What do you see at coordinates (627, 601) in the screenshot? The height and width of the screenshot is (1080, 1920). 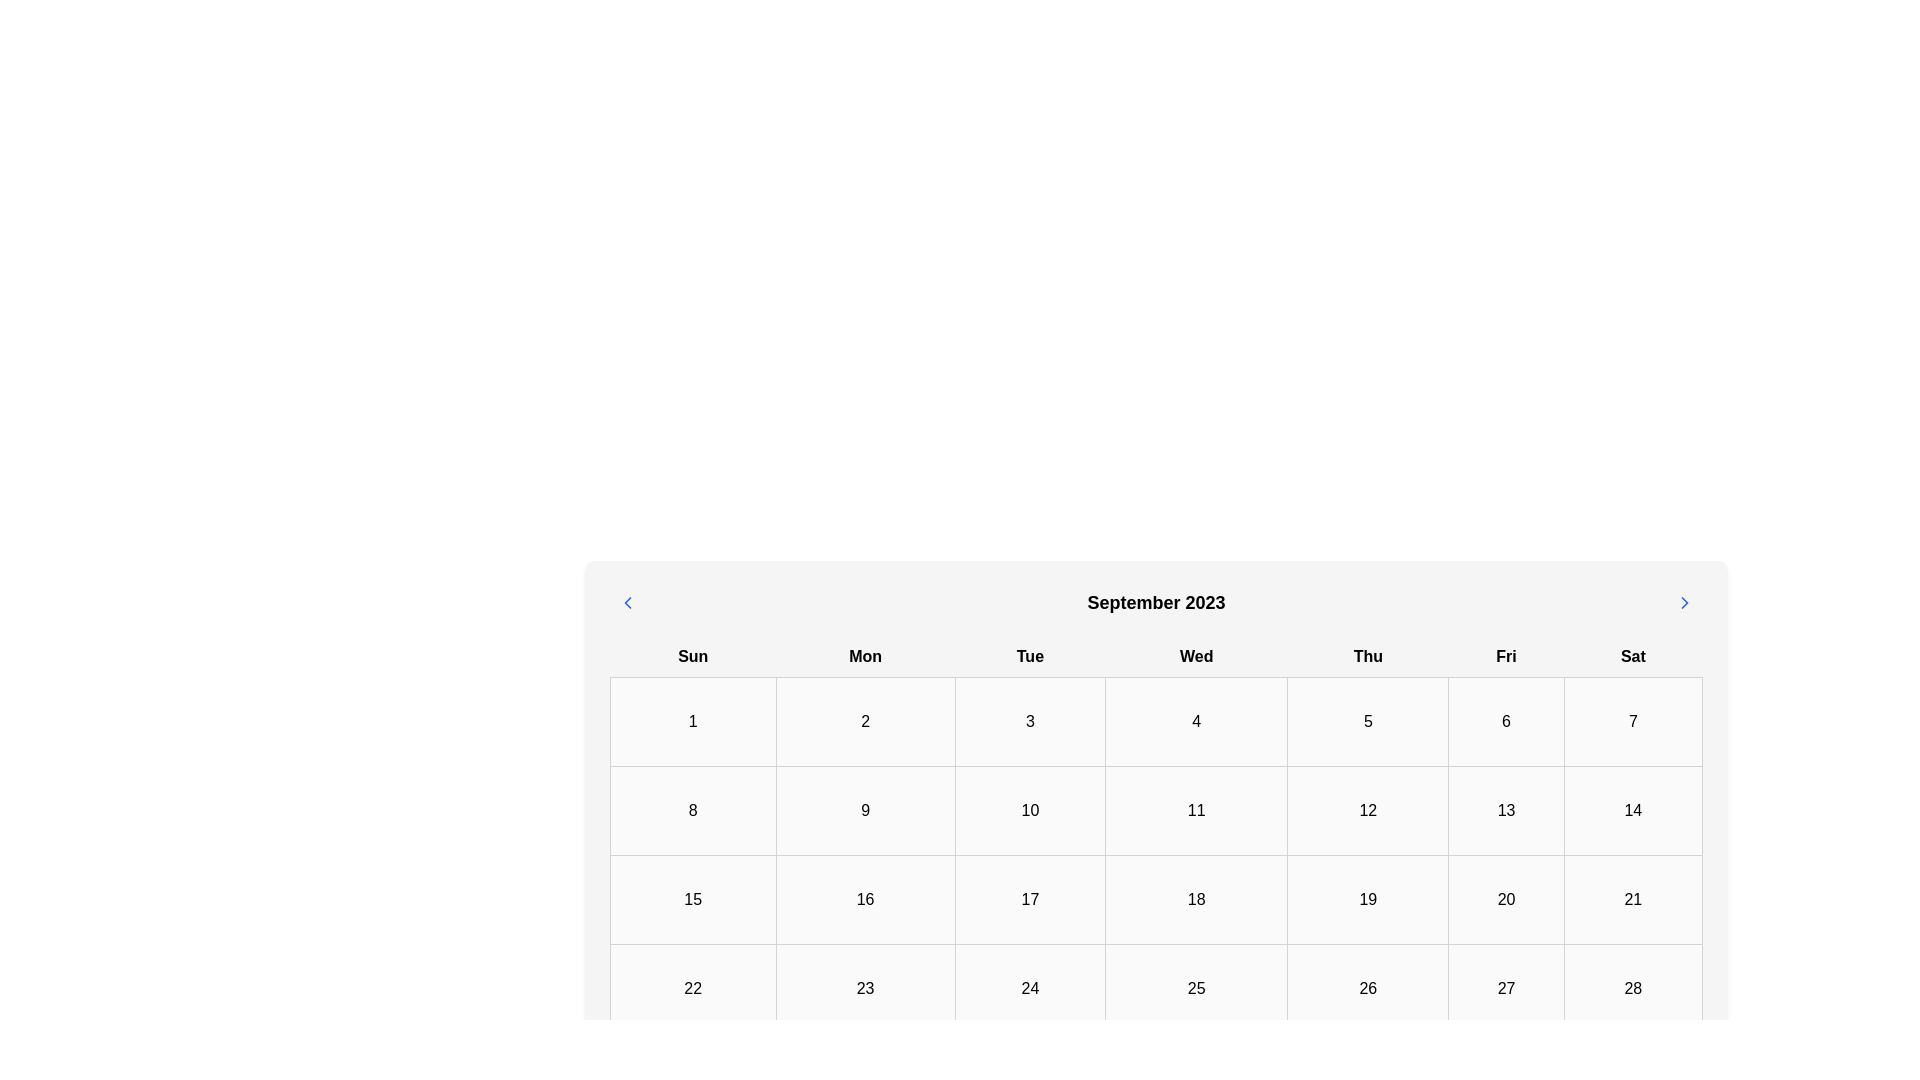 I see `the circular navigation button located at the top-left corner of the calendar display` at bounding box center [627, 601].